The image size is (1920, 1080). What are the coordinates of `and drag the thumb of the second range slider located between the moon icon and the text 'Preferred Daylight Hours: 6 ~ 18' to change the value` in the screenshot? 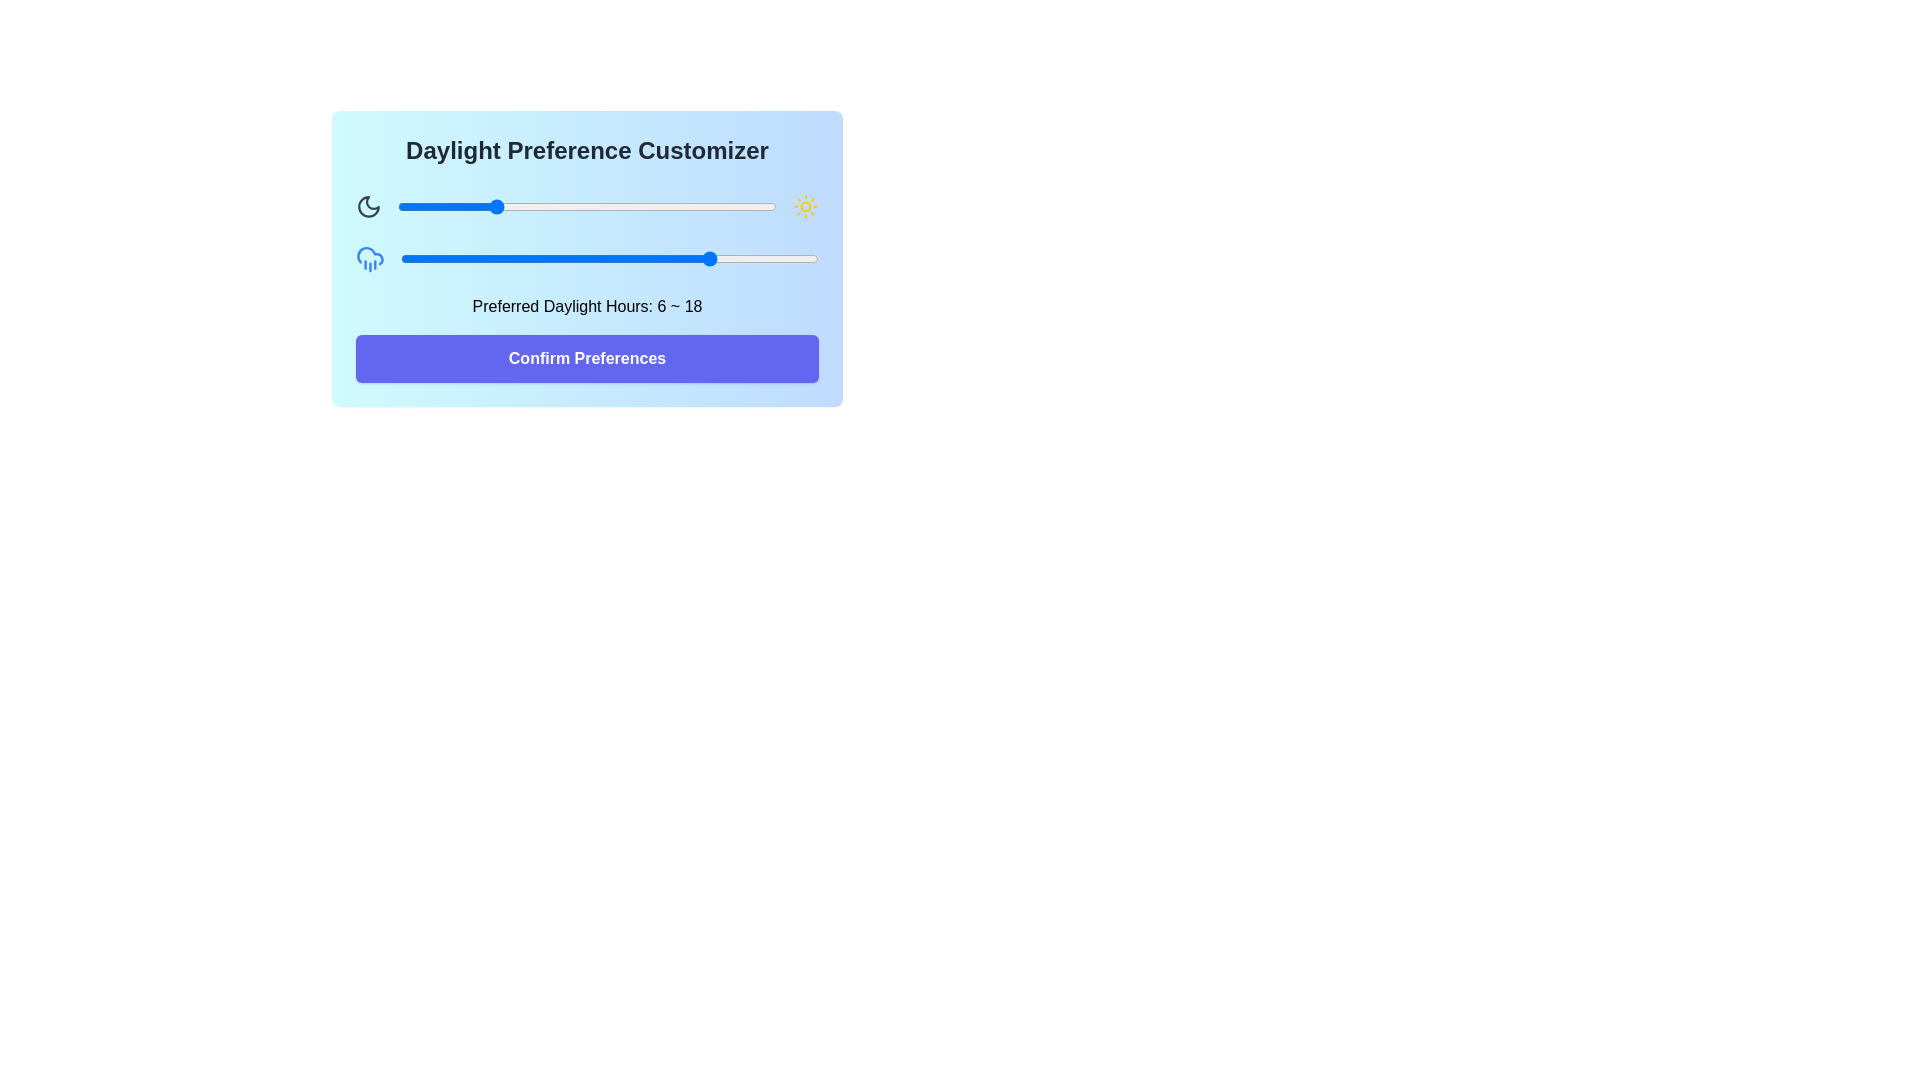 It's located at (586, 257).